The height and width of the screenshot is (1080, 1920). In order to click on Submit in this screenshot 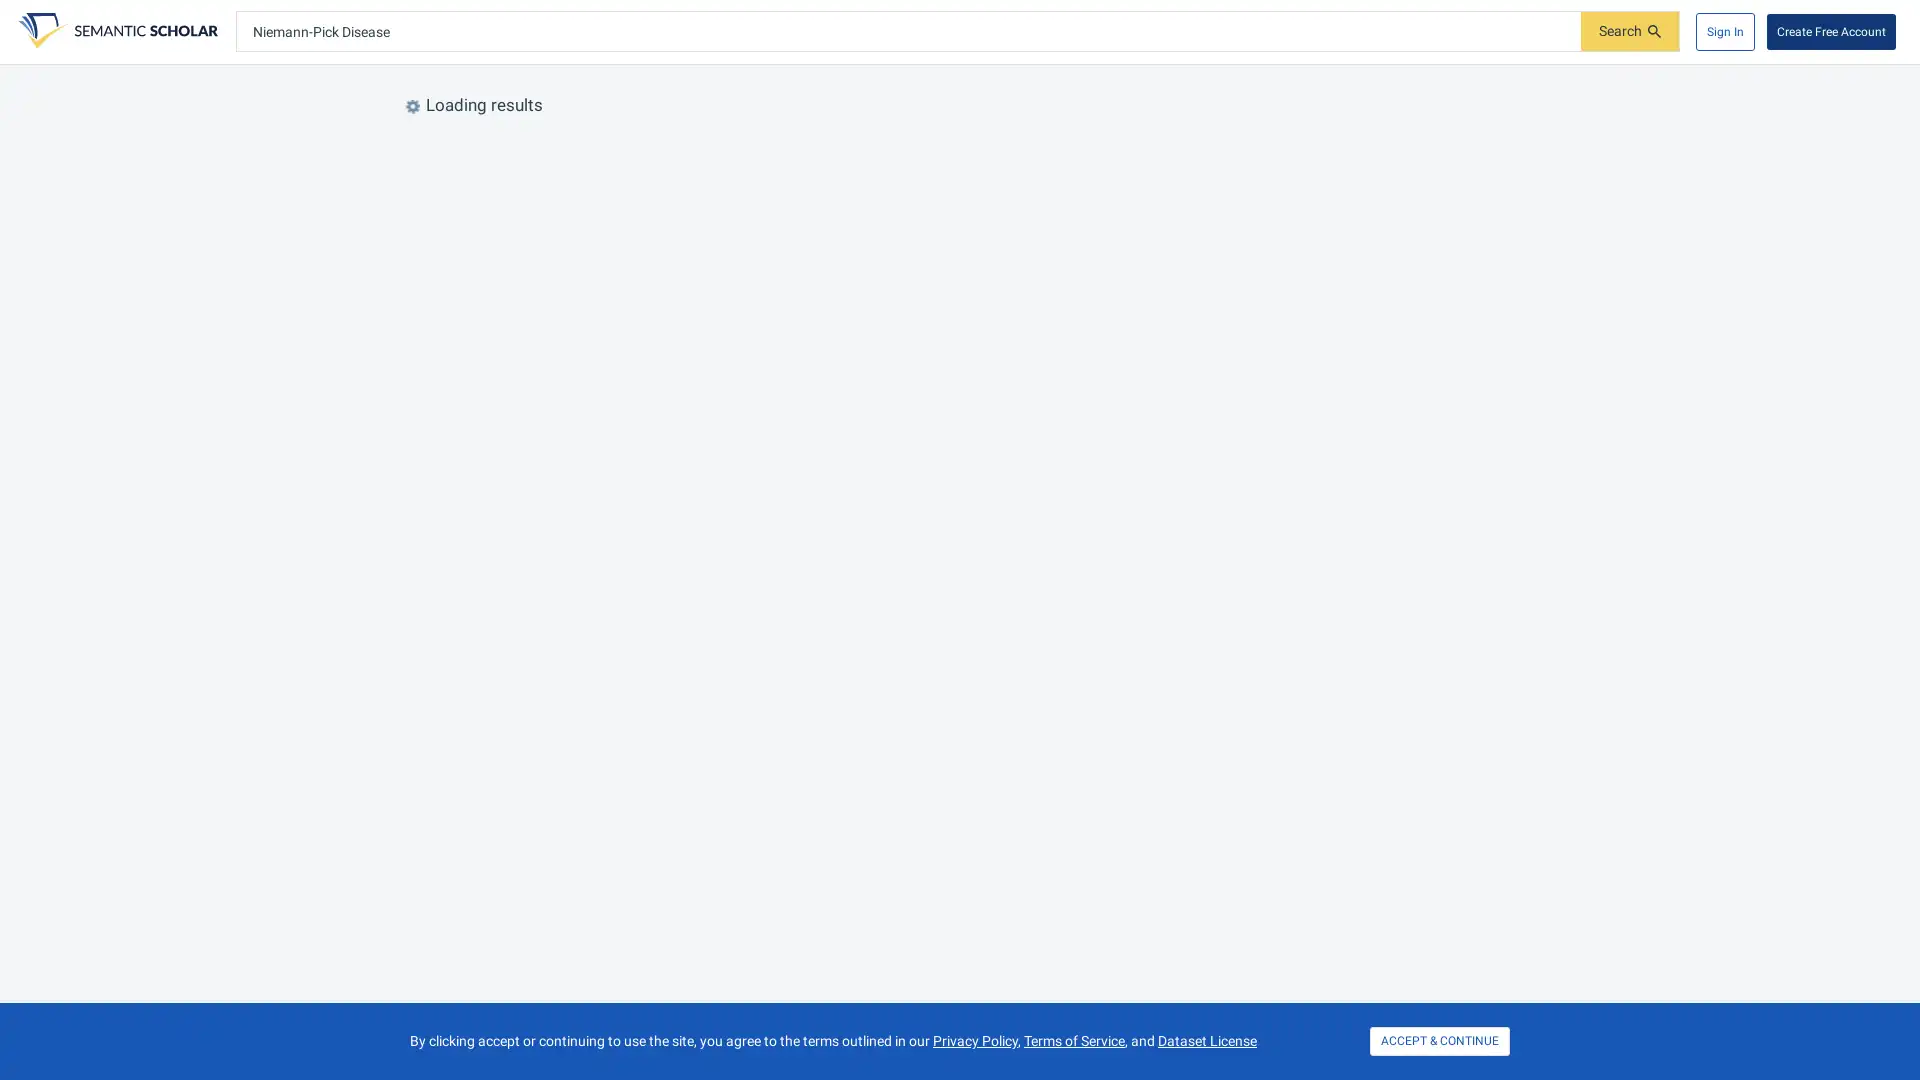, I will do `click(1630, 31)`.